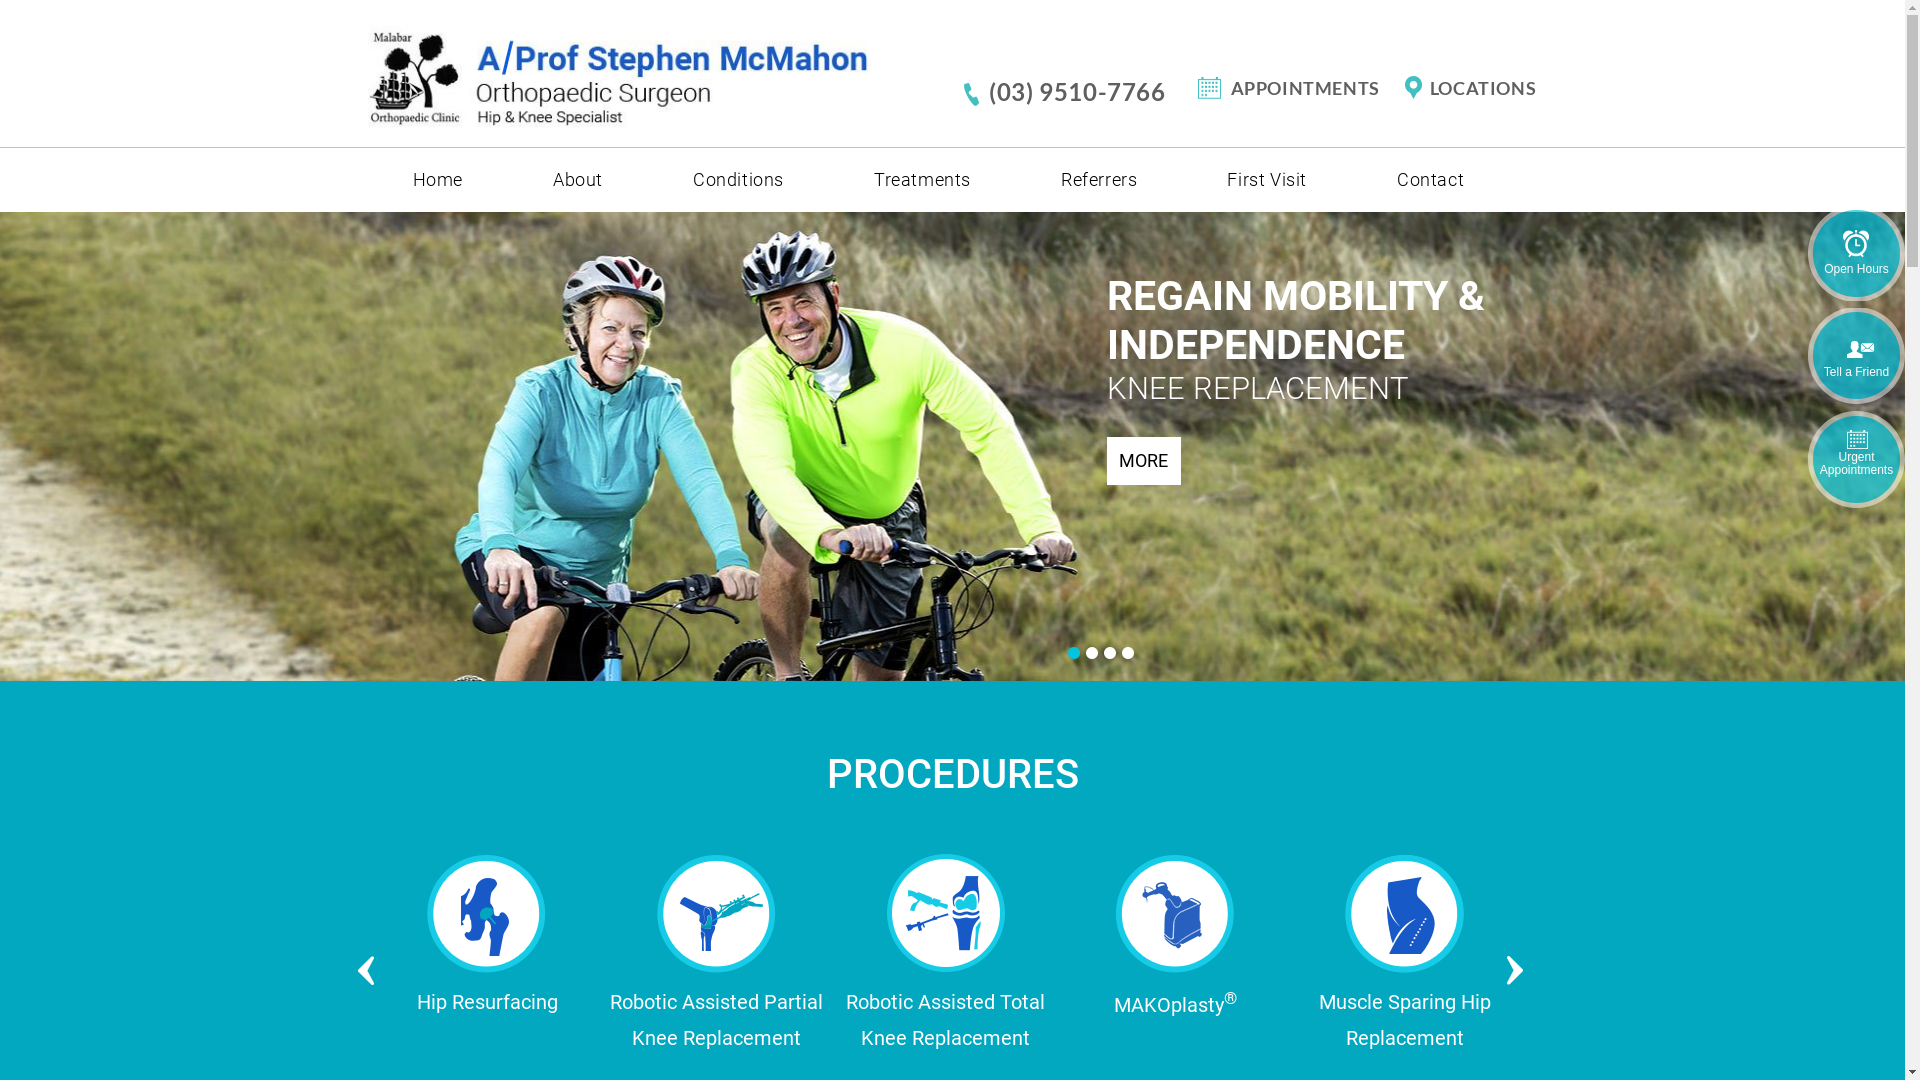 This screenshot has width=1920, height=1080. I want to click on 'About', so click(576, 180).